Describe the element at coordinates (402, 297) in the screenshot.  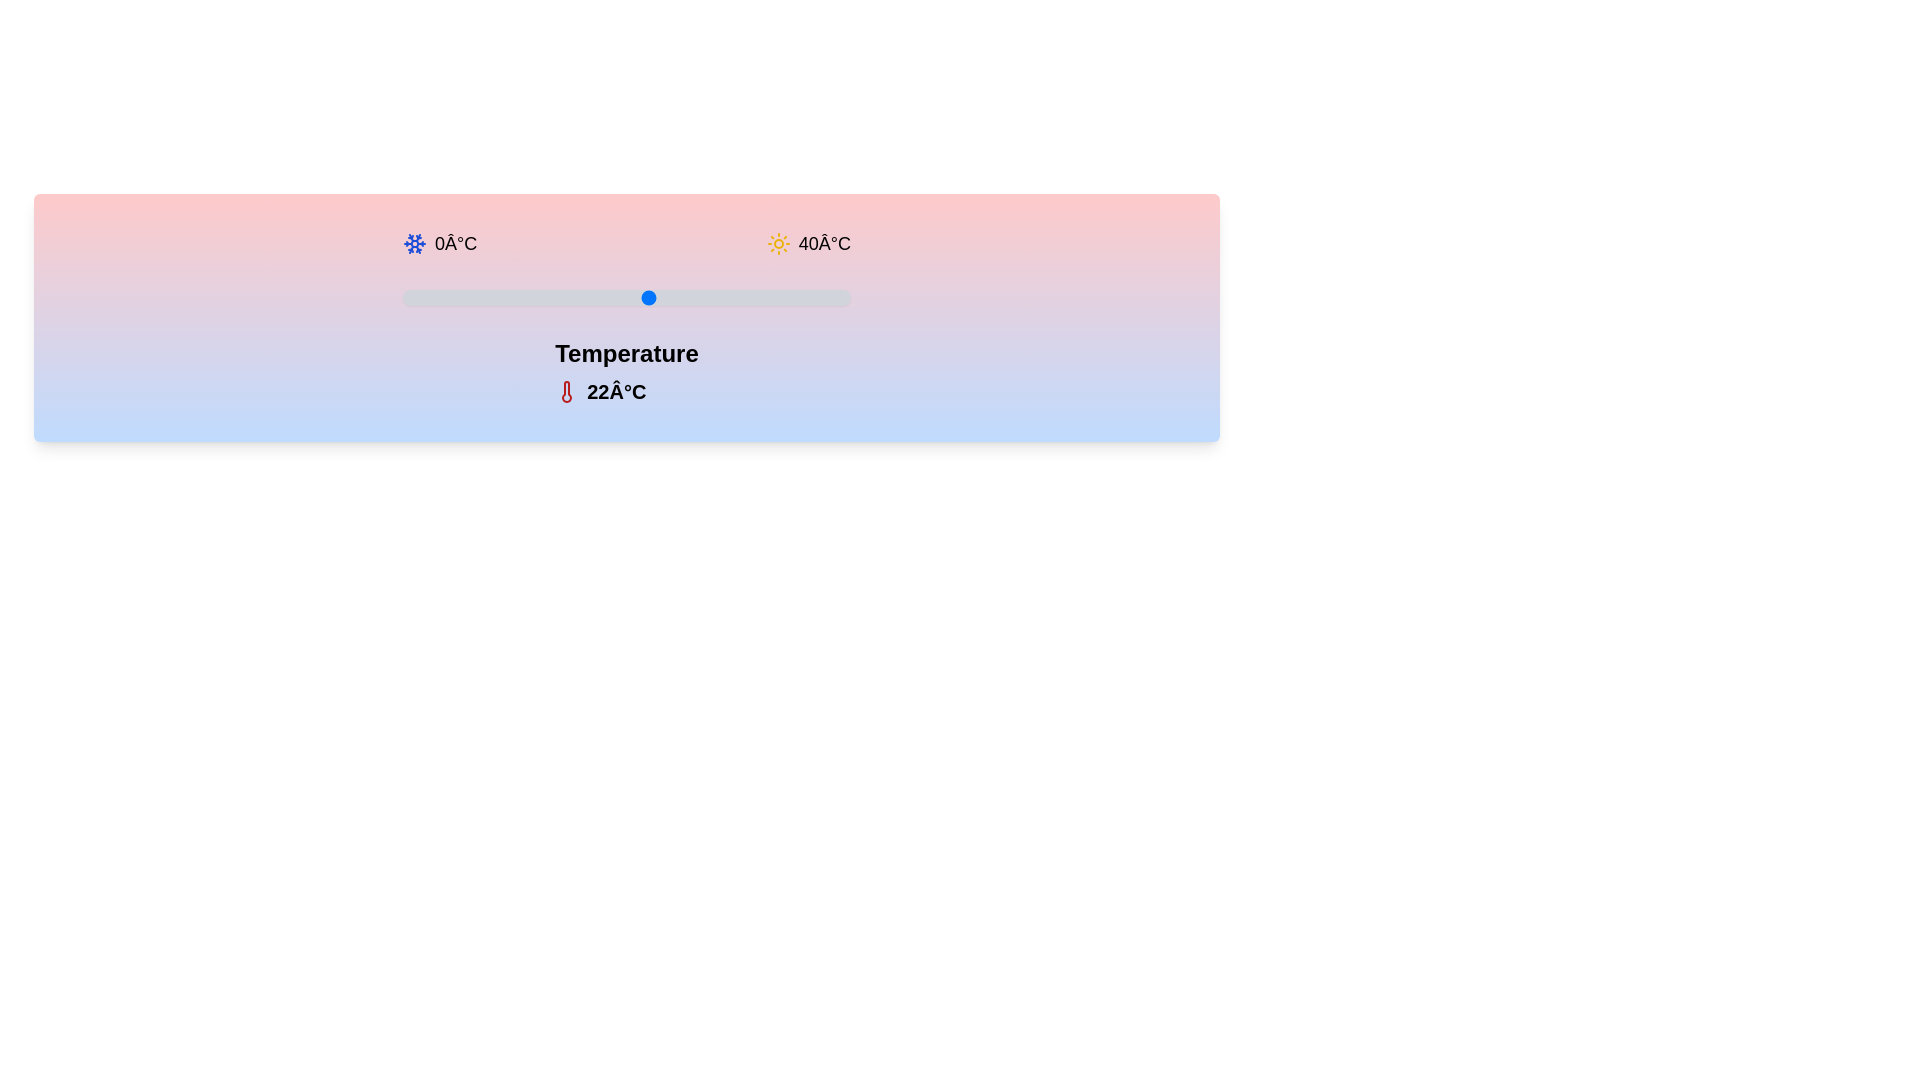
I see `the slider to set the temperature to 0°C` at that location.